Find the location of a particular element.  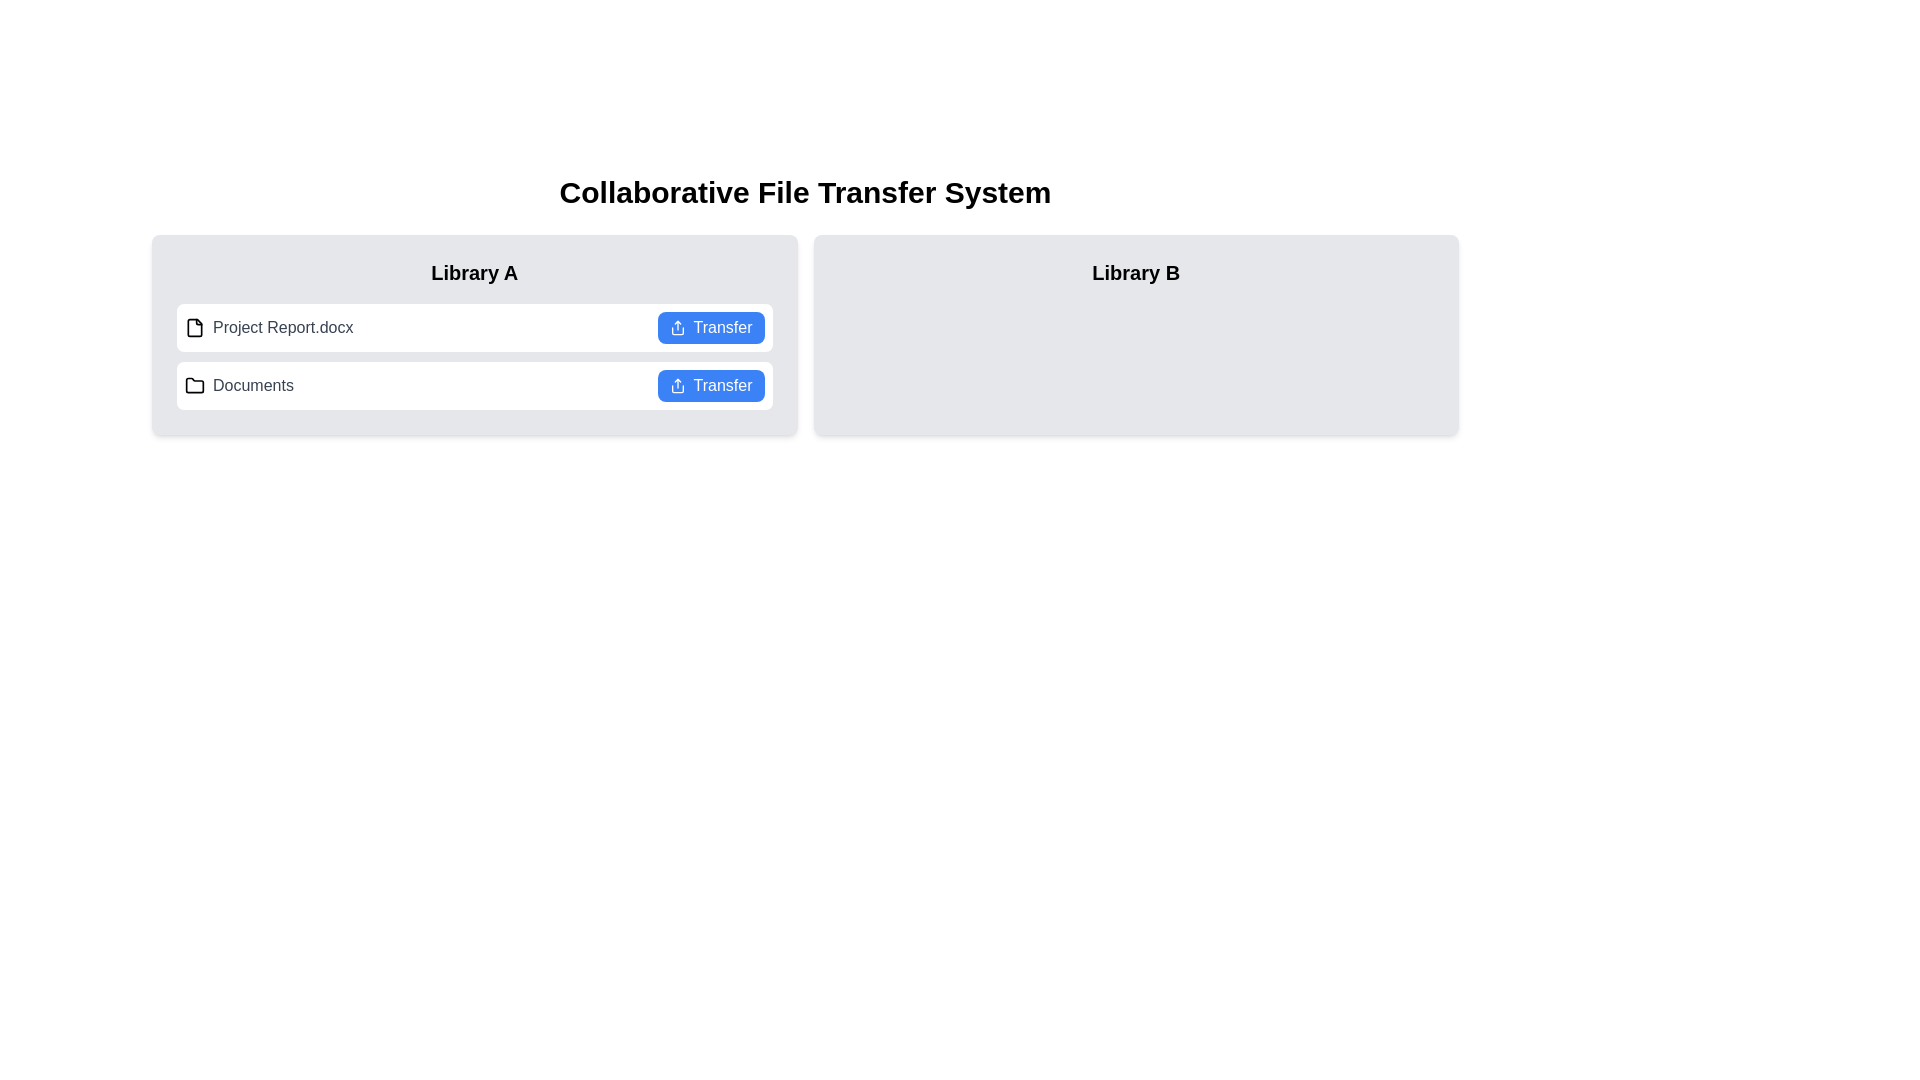

the 'Documents' list item, which is a horizontal group containing a folder icon and styled with a gray hue, located under the 'Library A' section is located at coordinates (239, 385).